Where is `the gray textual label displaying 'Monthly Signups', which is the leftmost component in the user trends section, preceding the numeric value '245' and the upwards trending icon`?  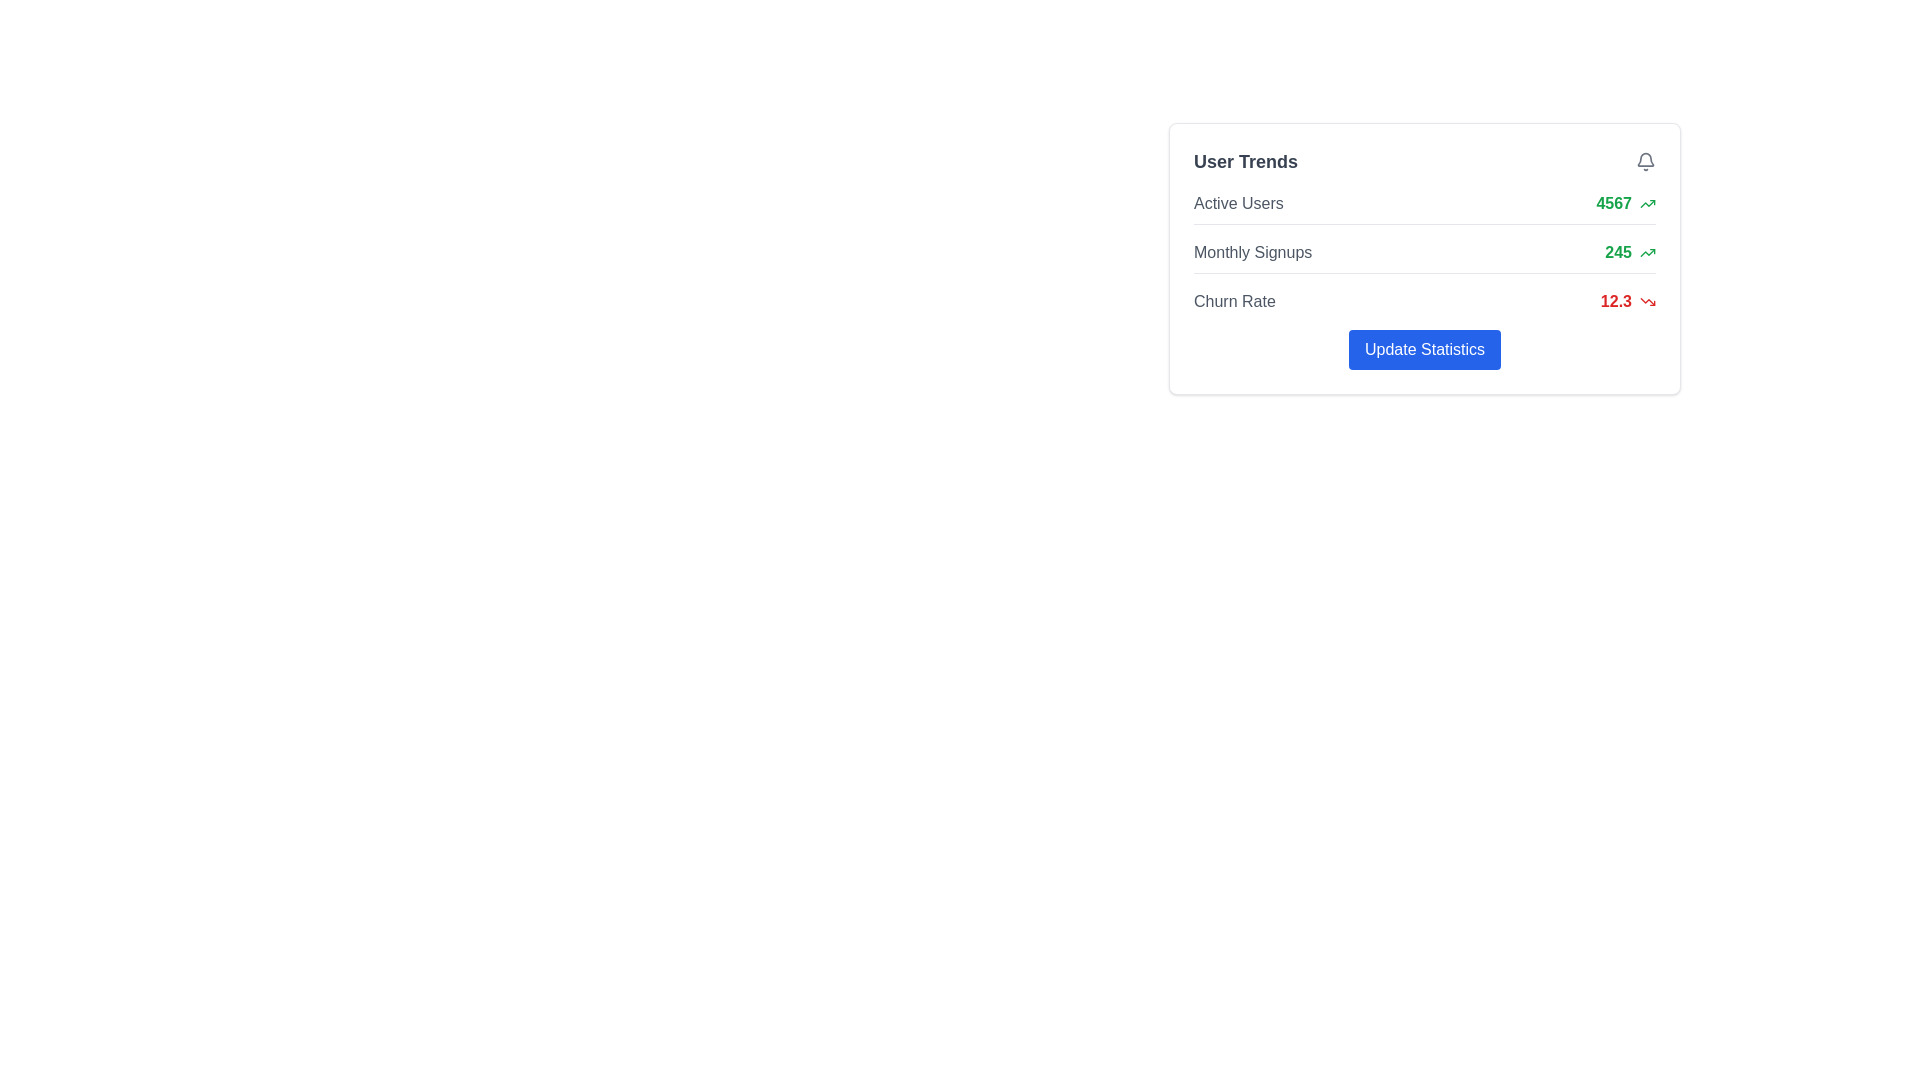
the gray textual label displaying 'Monthly Signups', which is the leftmost component in the user trends section, preceding the numeric value '245' and the upwards trending icon is located at coordinates (1252, 252).